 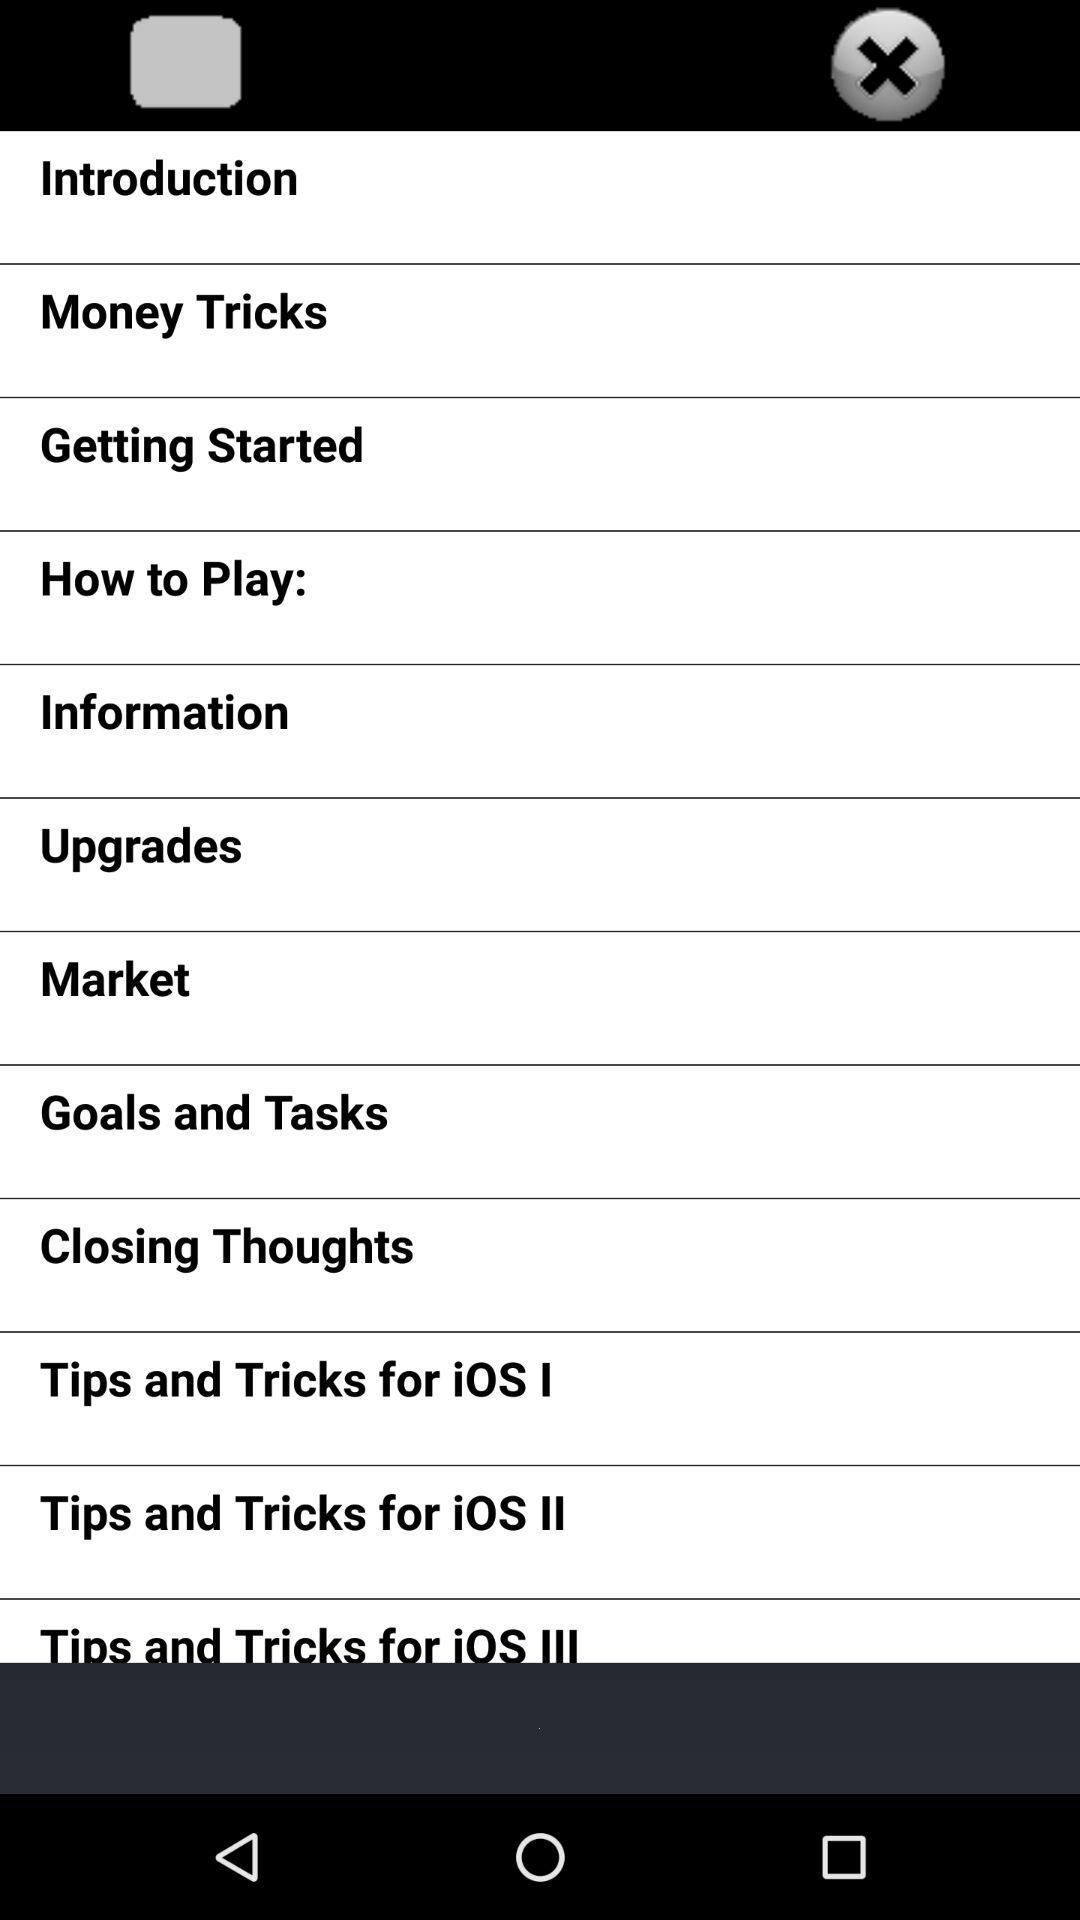 I want to click on the money tricks app, so click(x=183, y=316).